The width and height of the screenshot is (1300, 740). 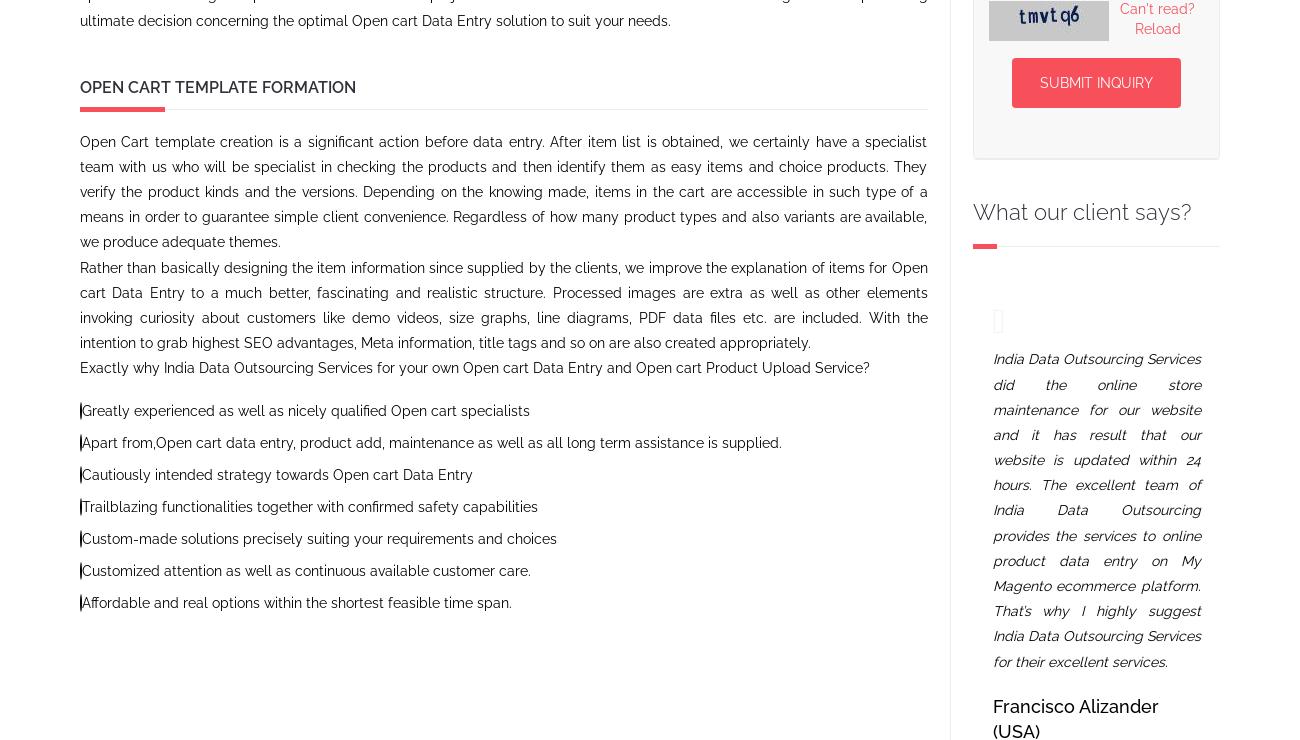 I want to click on 'Open Cart template creation is a significant action before data entry. After item list is obtained, we certainly have a specialist team with us who will be specialist in checking the products and then identify them as easy items and choice products. They verify the product kinds and the versions. Depending on the knowing made, items in the cart are accessible in such type of a means in order to guarantee simple client convenience. Regardless of how many product types and also variants are available, we produce adequate themes.', so click(x=503, y=190).